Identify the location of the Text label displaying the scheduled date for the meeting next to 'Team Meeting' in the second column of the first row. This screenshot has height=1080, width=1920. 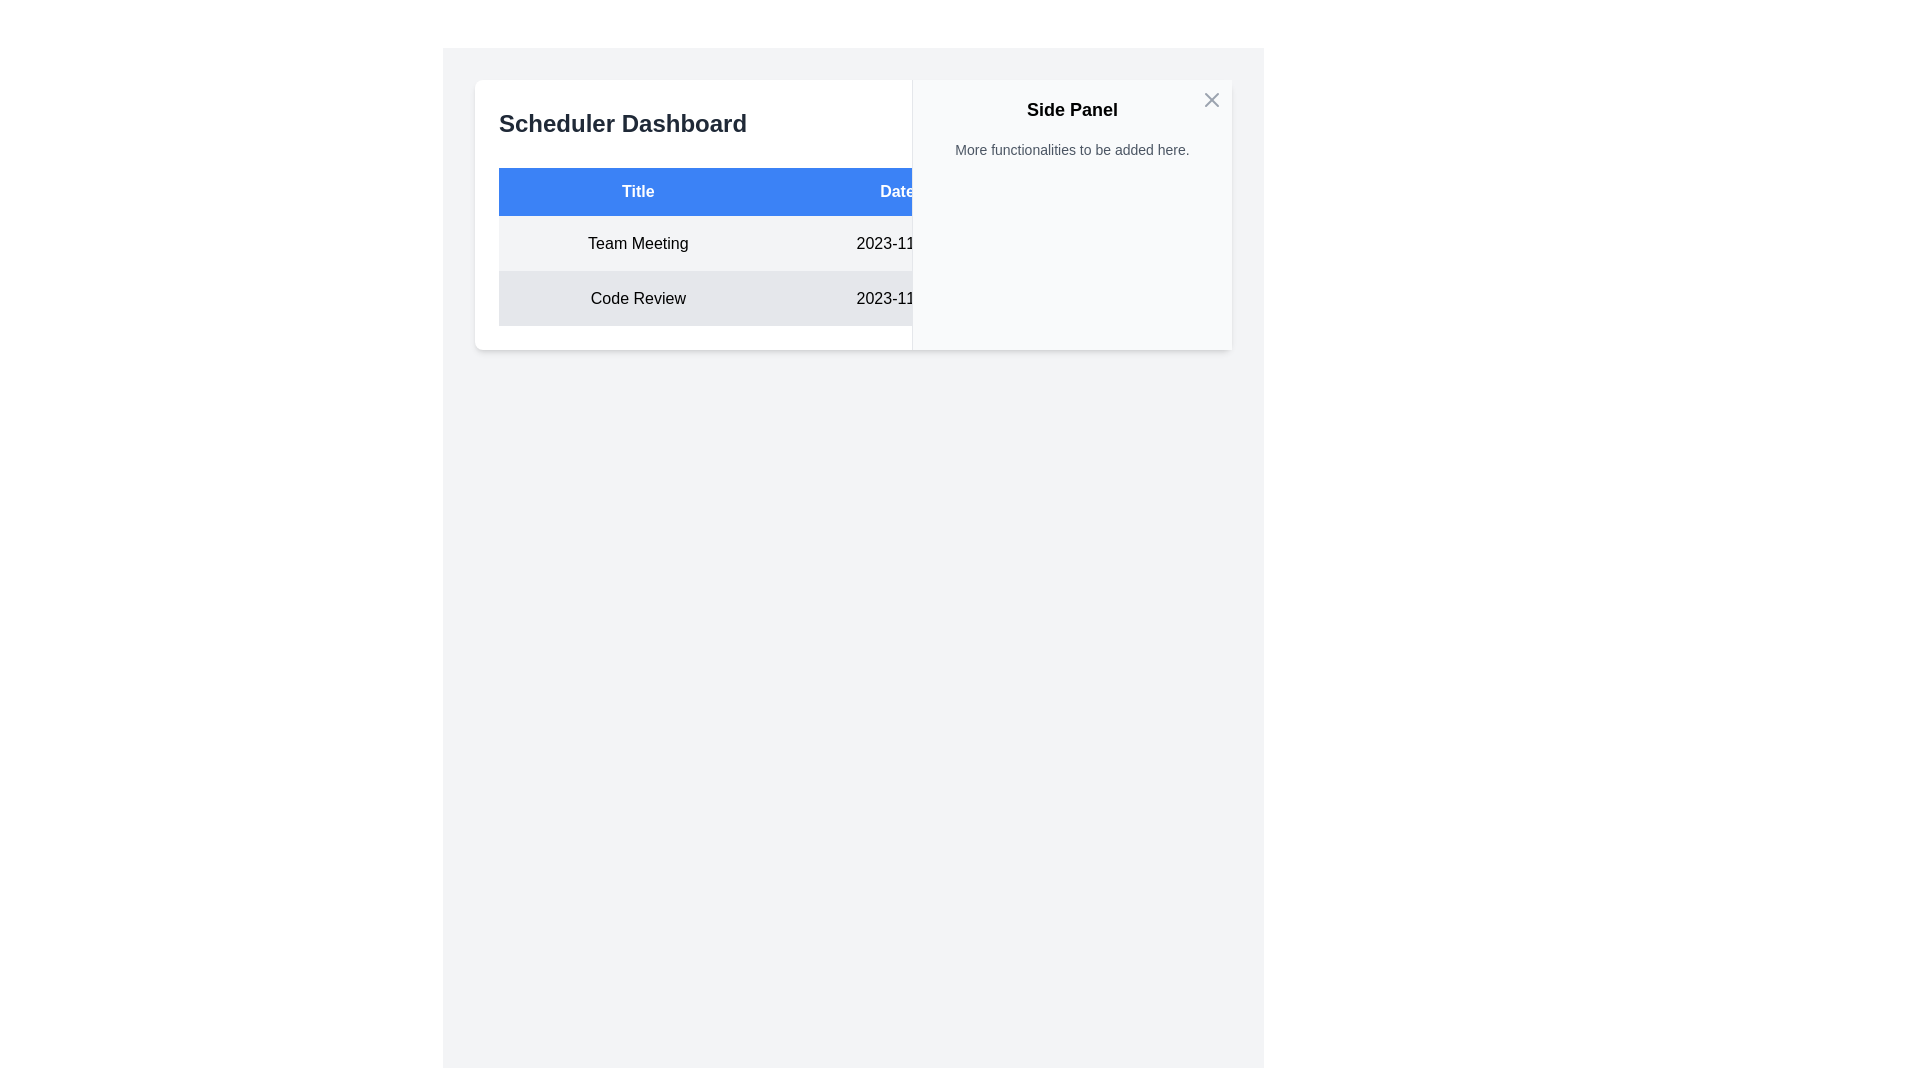
(896, 242).